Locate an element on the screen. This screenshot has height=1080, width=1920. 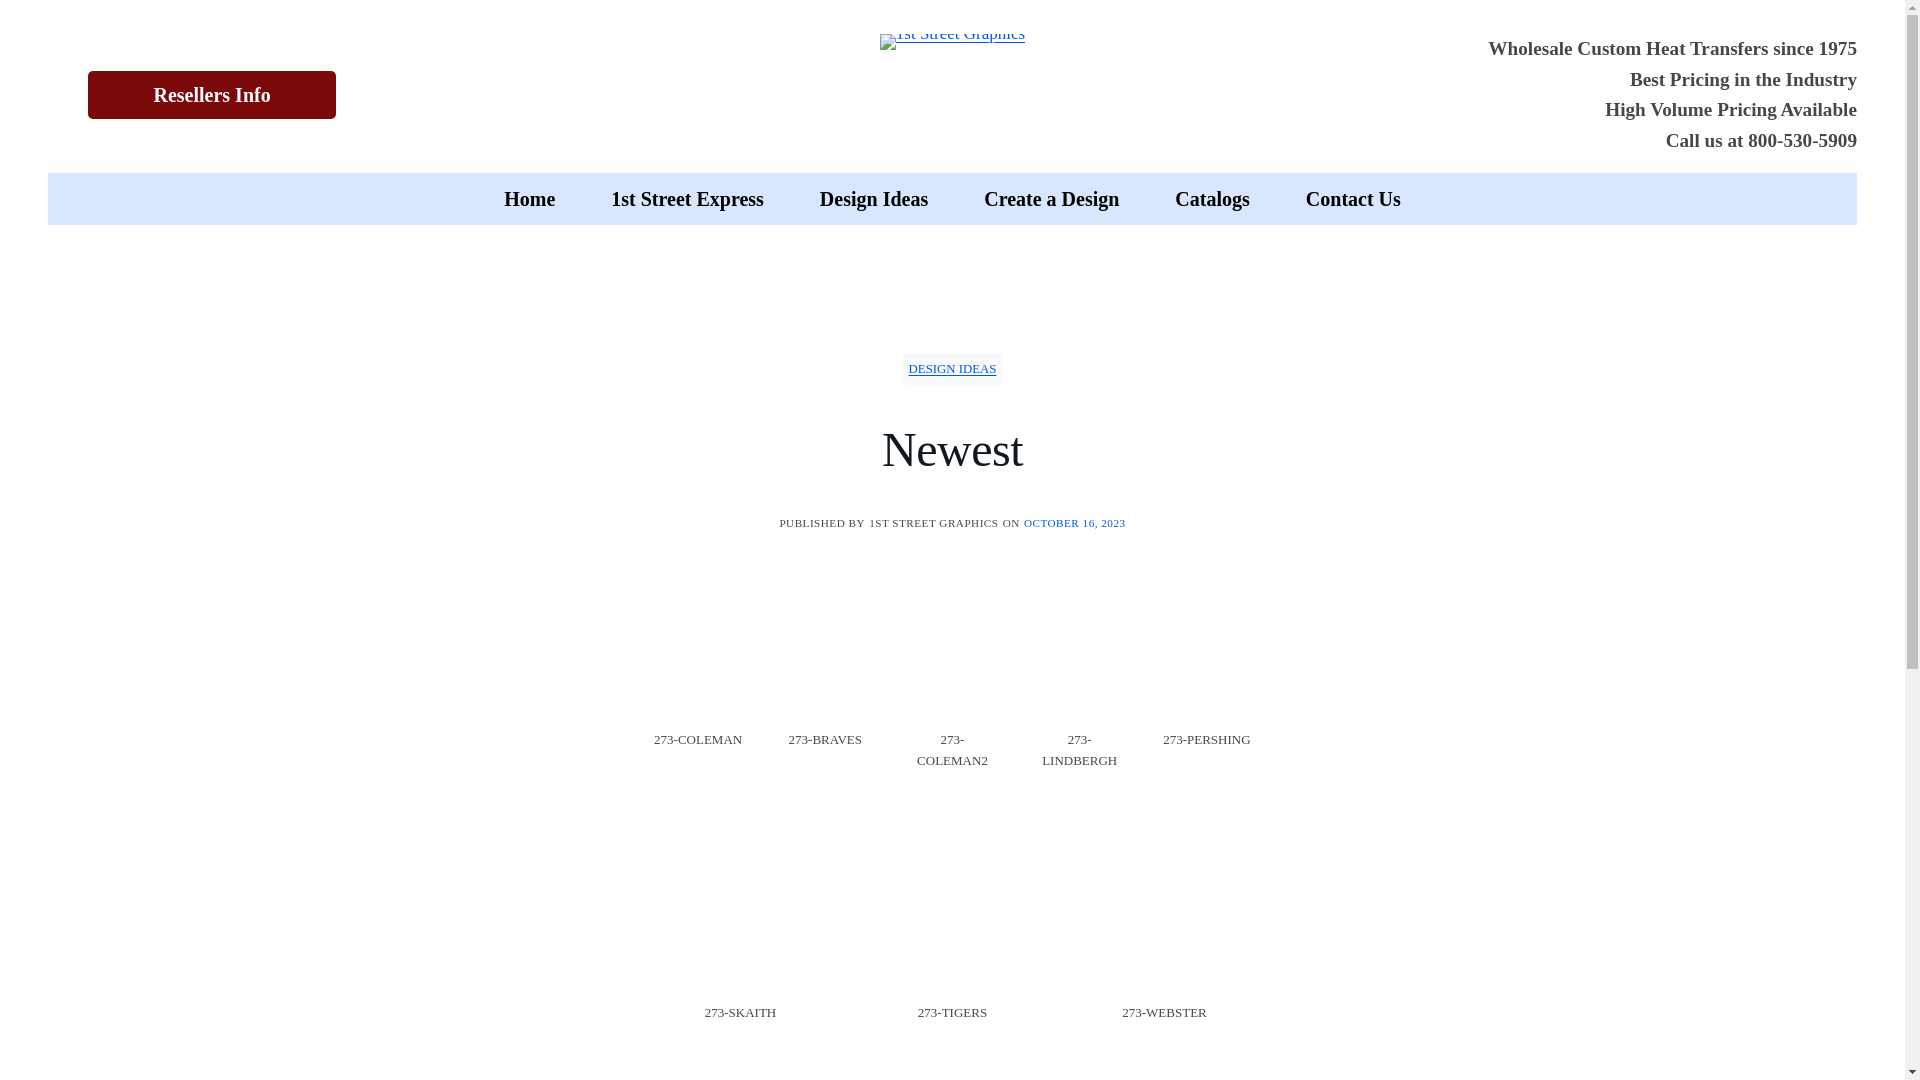
'Design Ideas' is located at coordinates (873, 199).